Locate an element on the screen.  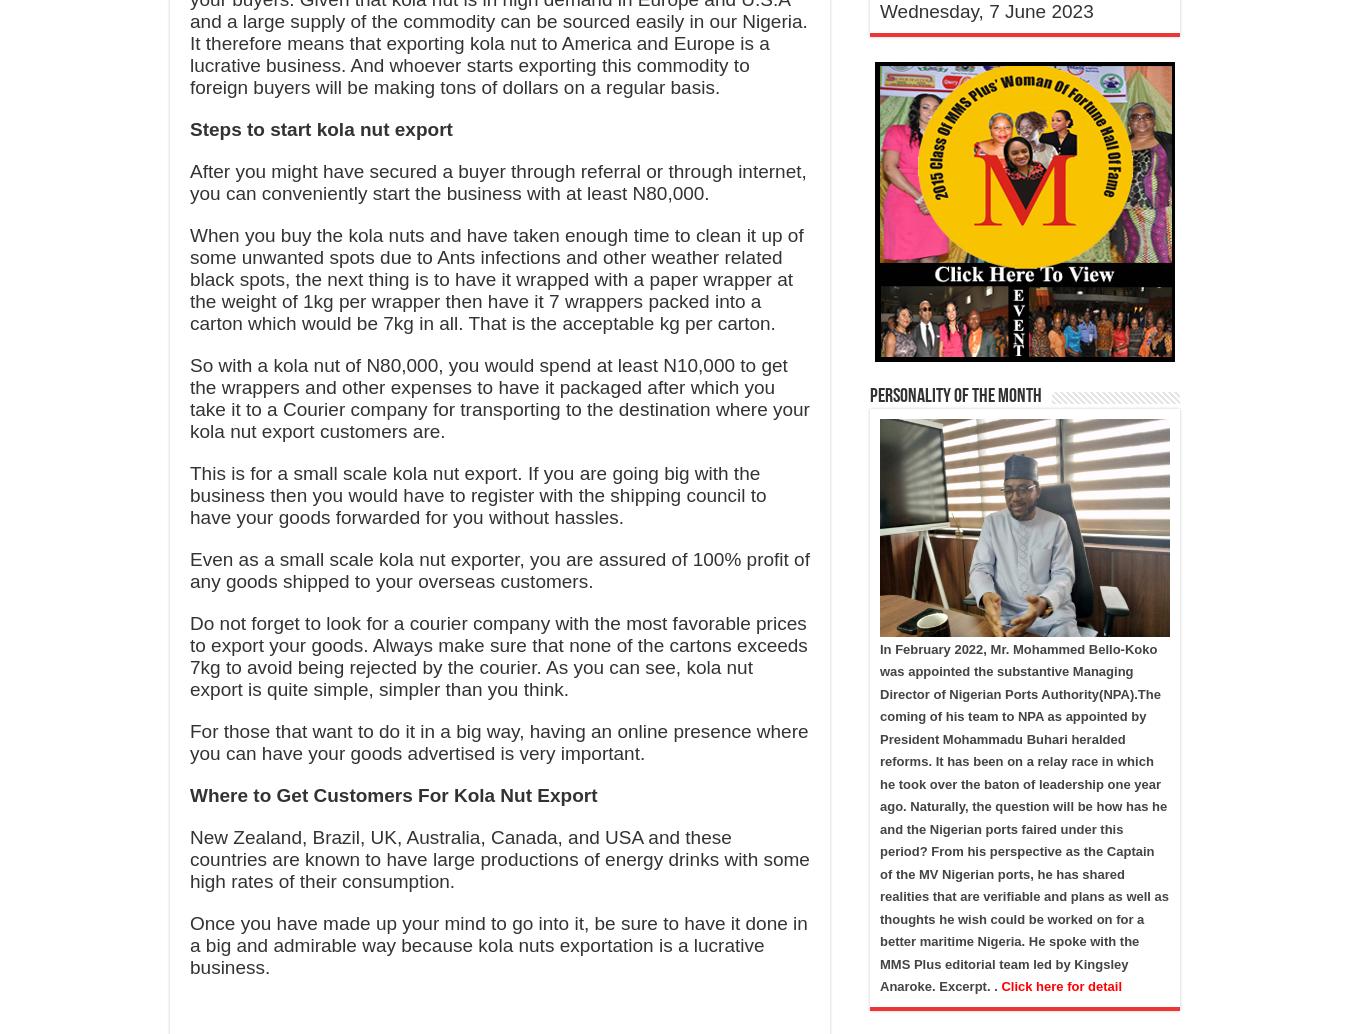
'After you might have secured a buyer through referral or through internet, you can conveniently start the business with at least N80,000.' is located at coordinates (497, 182).